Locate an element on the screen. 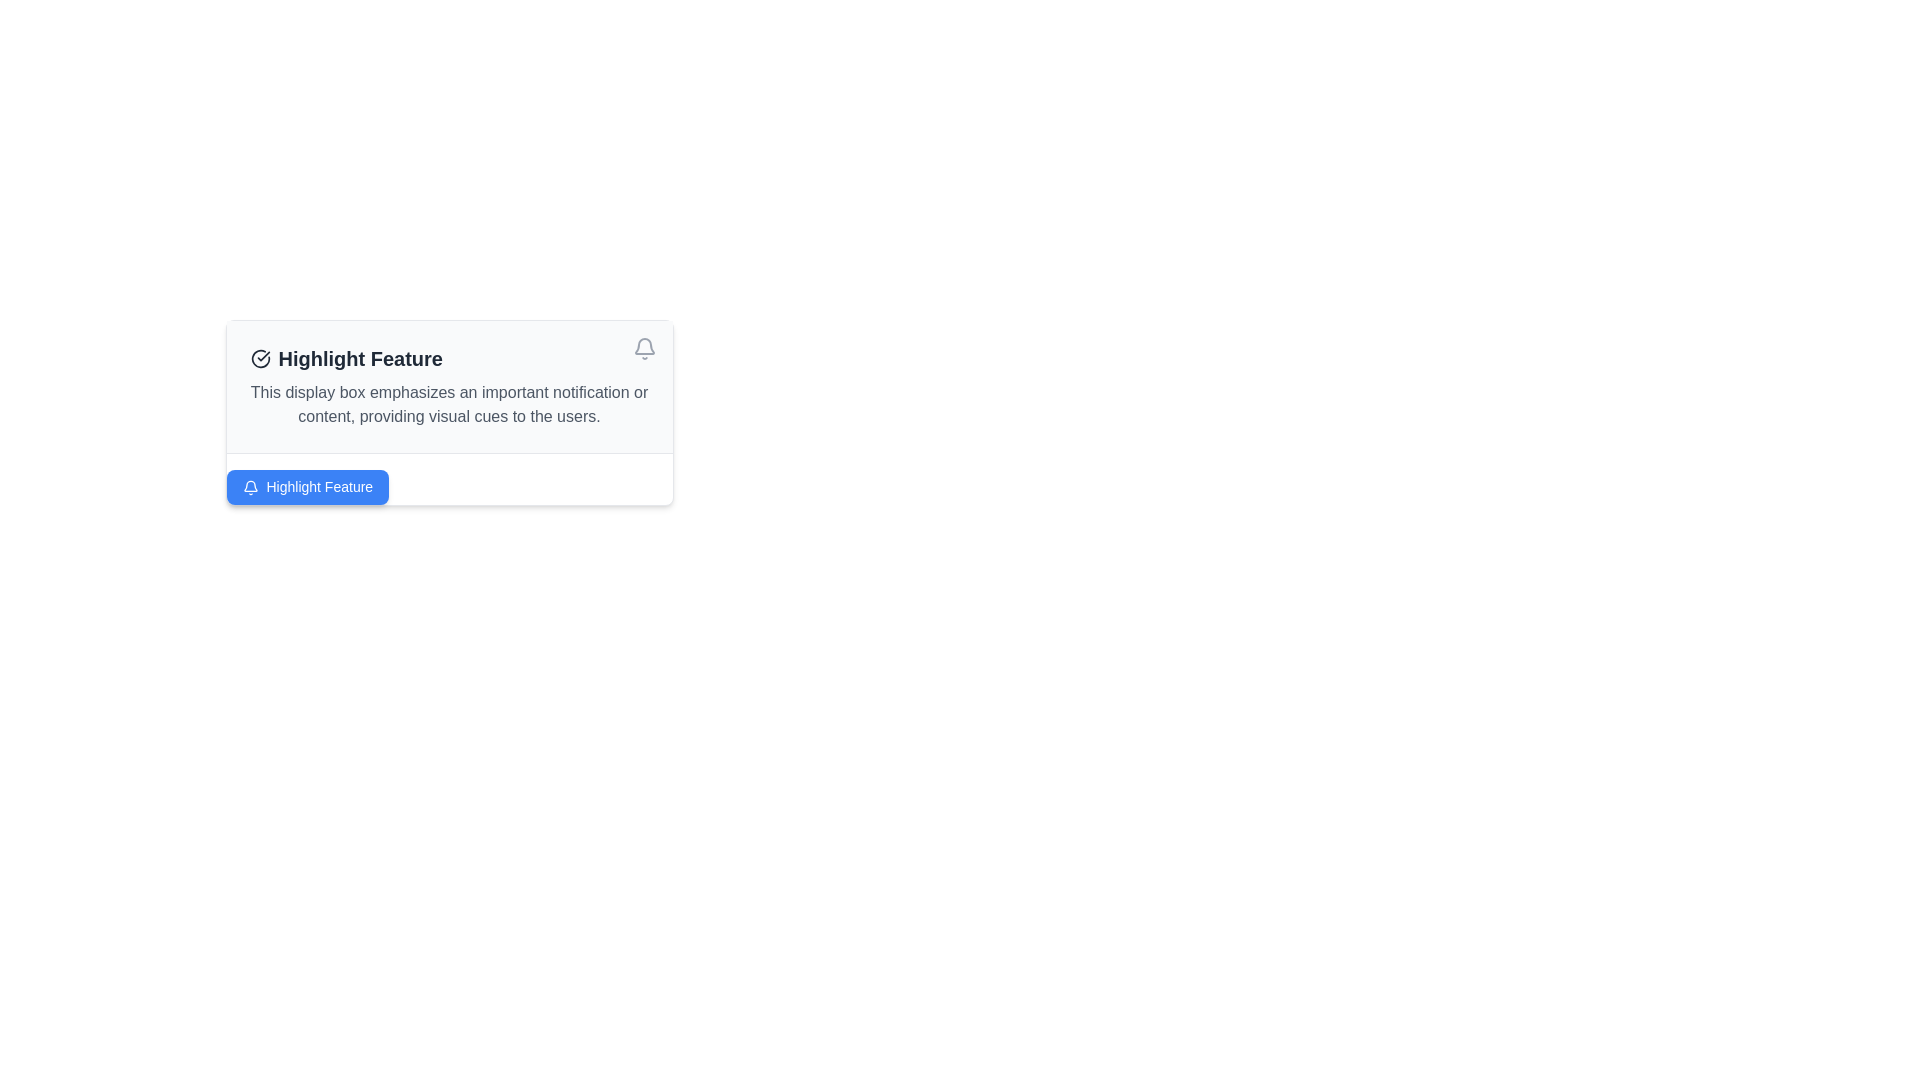 The image size is (1920, 1080). the text label 'Highlight Feature' which is styled with white font on a blue button background, located at the bottom of the display box and positioned to the right of a bell icon is located at coordinates (318, 487).